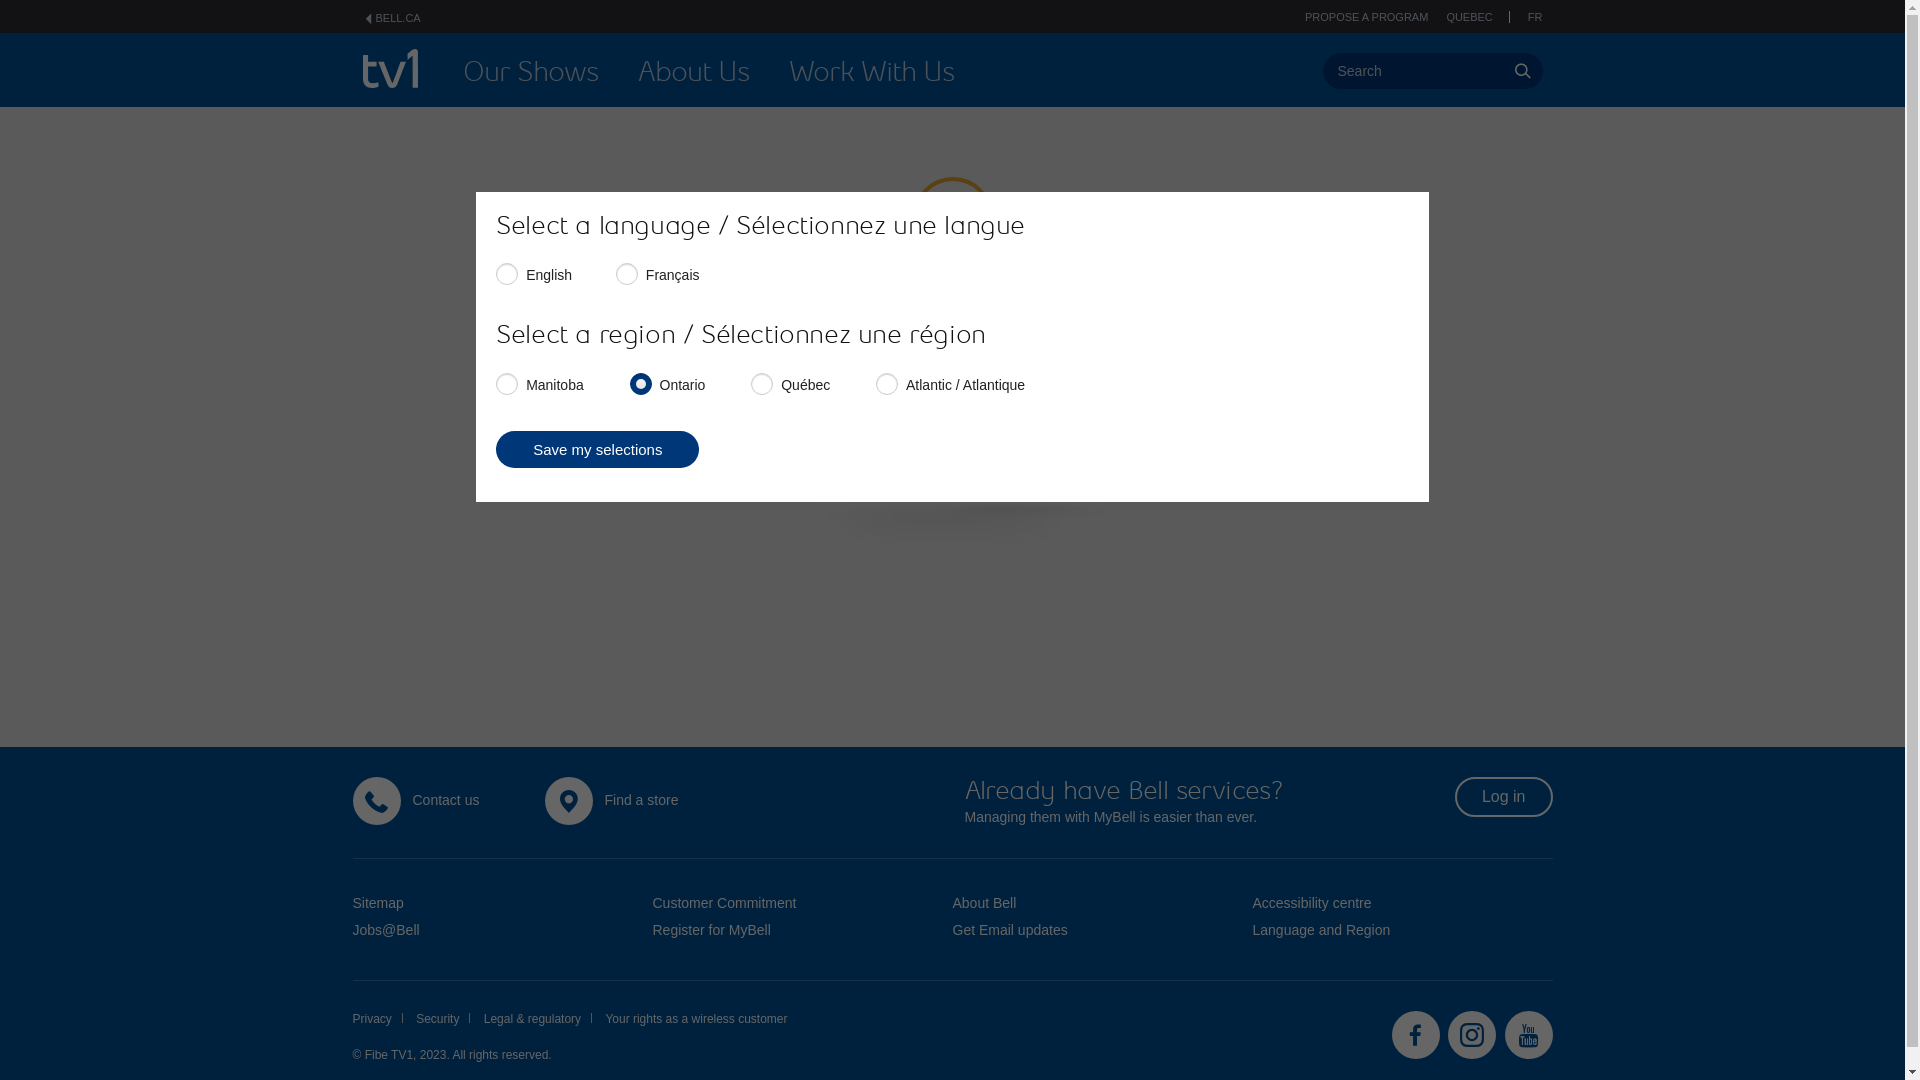  What do you see at coordinates (530, 70) in the screenshot?
I see `'Our Shows'` at bounding box center [530, 70].